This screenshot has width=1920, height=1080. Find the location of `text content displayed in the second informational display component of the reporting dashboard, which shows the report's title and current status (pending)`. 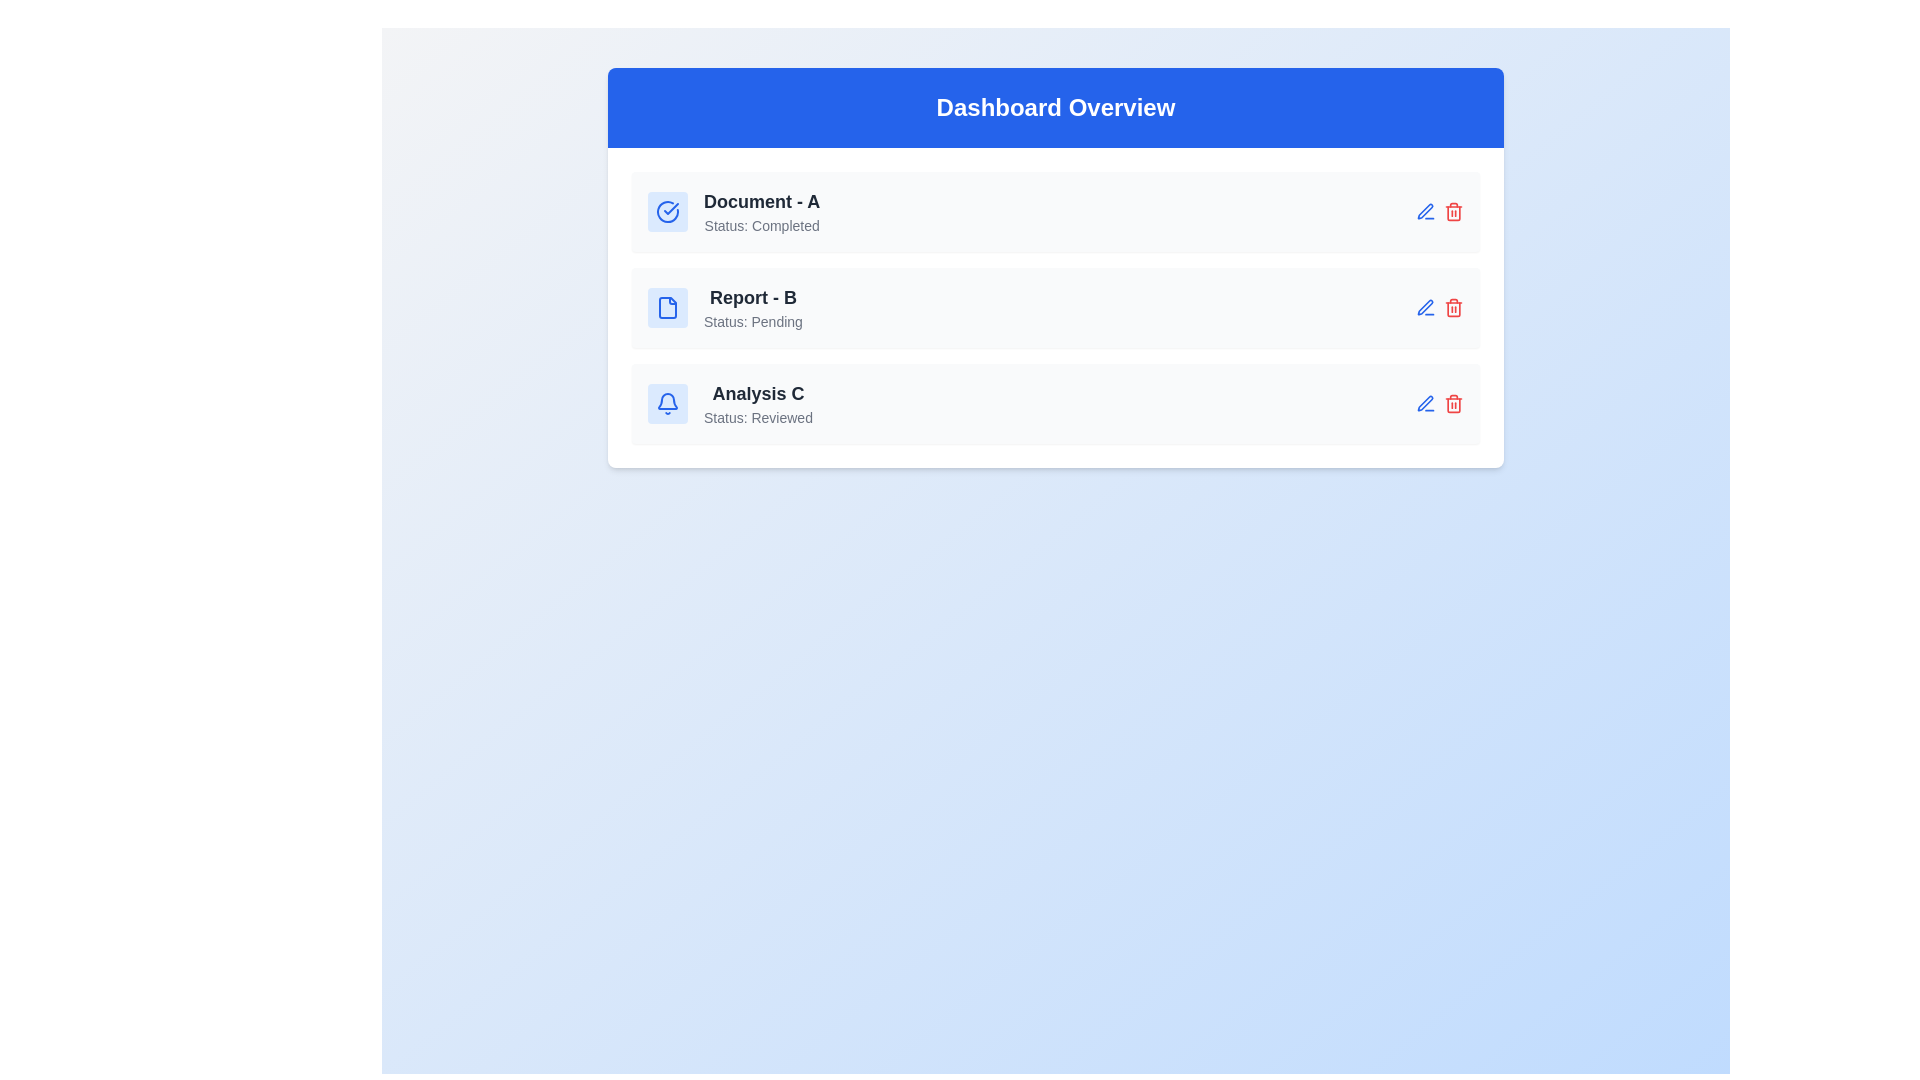

text content displayed in the second informational display component of the reporting dashboard, which shows the report's title and current status (pending) is located at coordinates (752, 308).